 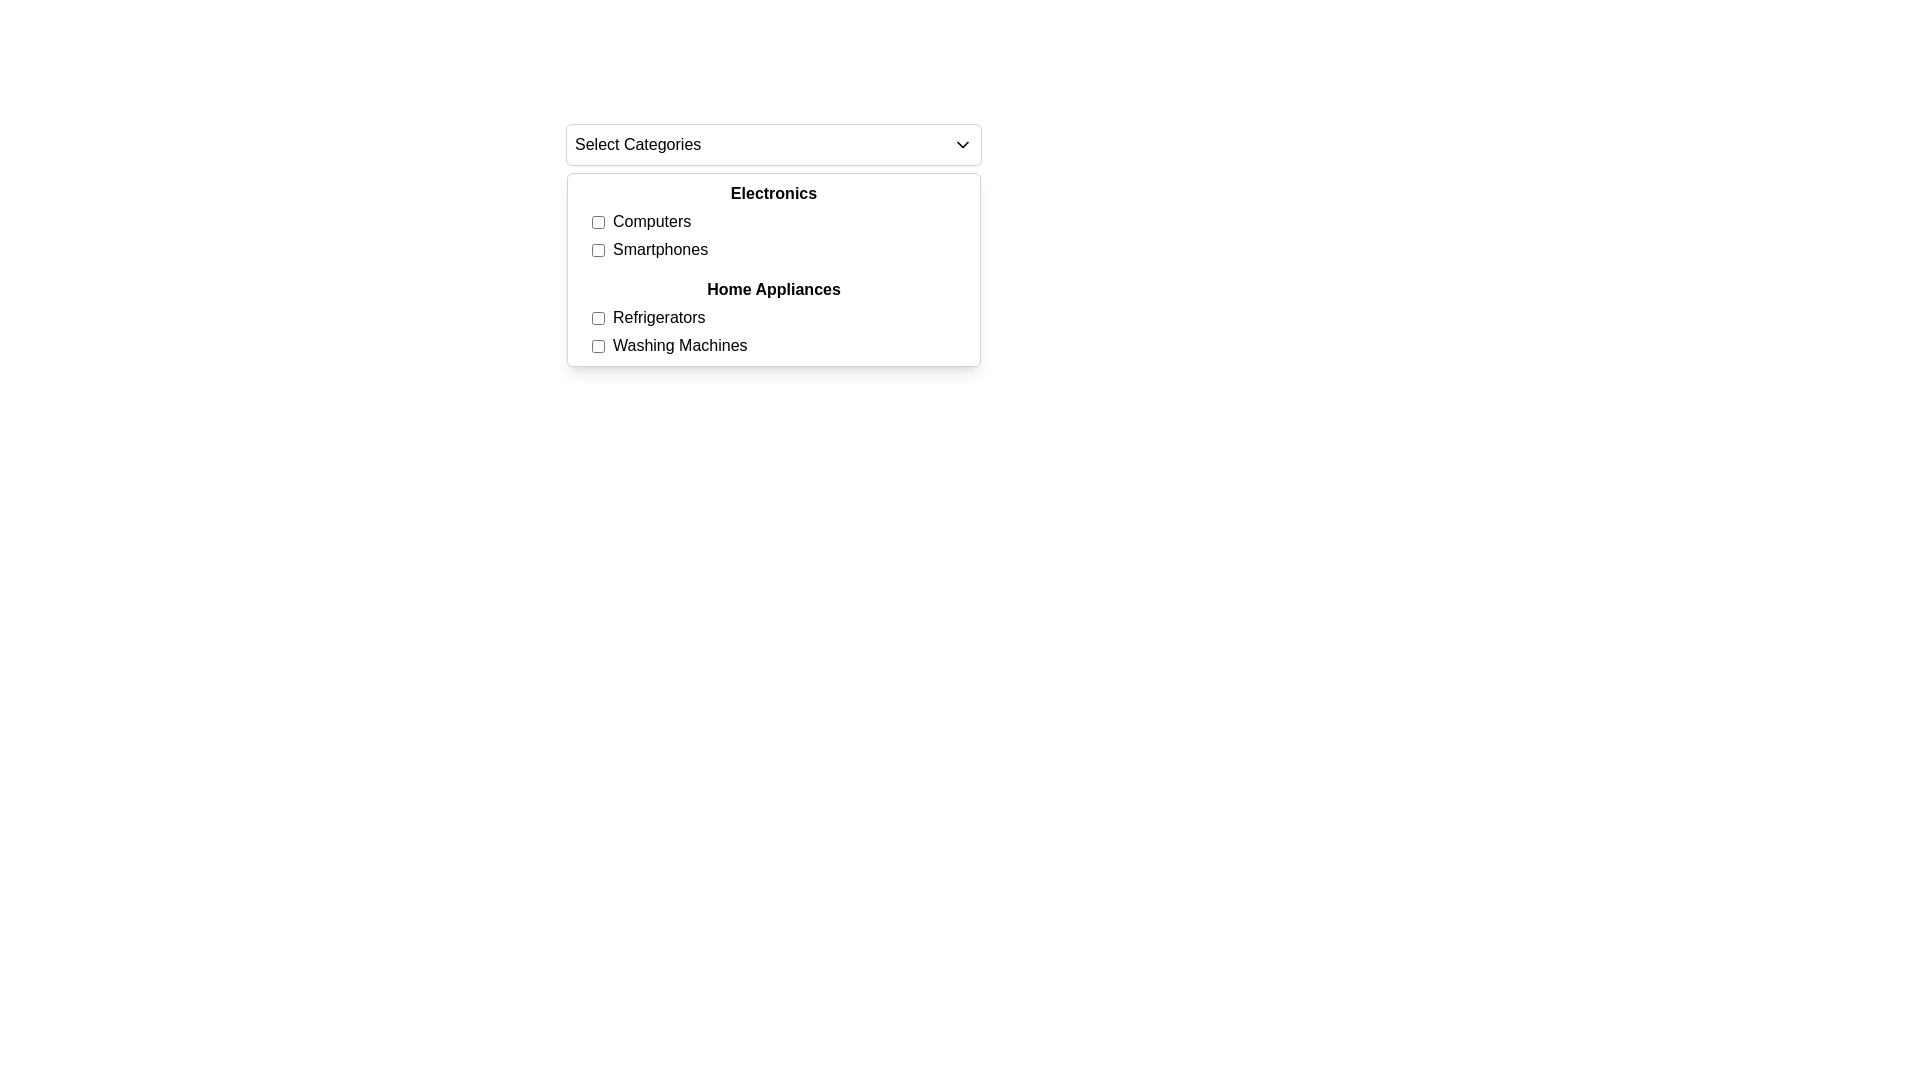 I want to click on the background of the 'Electronics' group in the dropdown menu to interact with its options, so click(x=772, y=222).